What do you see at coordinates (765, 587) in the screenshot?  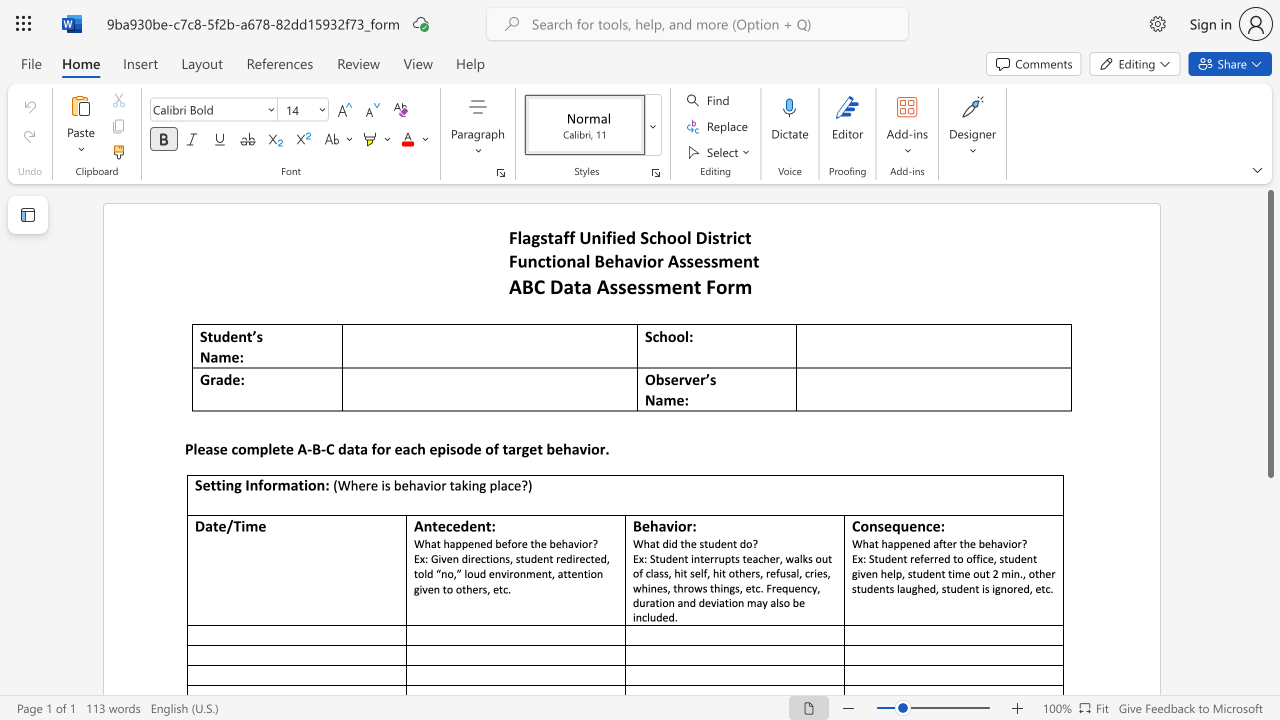 I see `the subset text "Frequency, duration and deviation ma" within the text ", throws things, etc. Frequency, duration and deviation may also be included."` at bounding box center [765, 587].